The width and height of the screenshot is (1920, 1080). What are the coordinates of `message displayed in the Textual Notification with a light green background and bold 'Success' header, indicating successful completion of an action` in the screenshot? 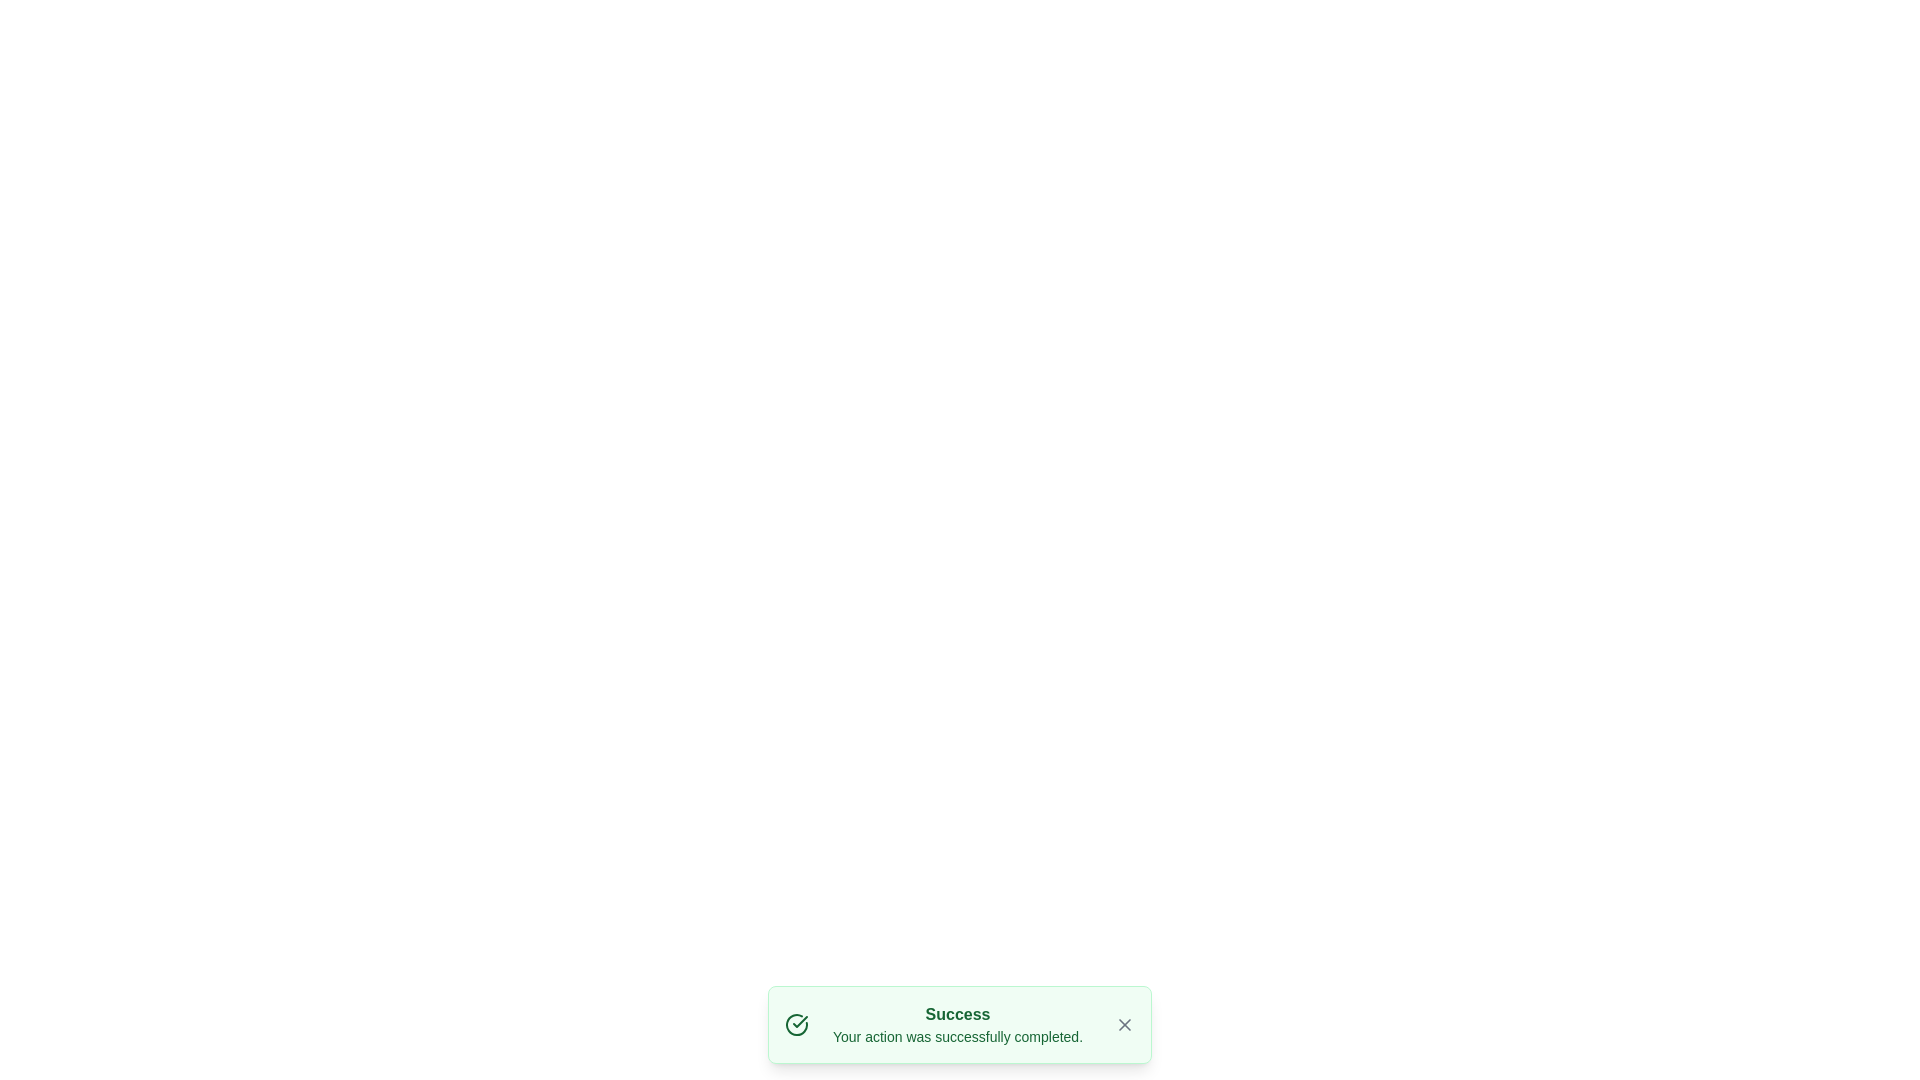 It's located at (957, 1025).